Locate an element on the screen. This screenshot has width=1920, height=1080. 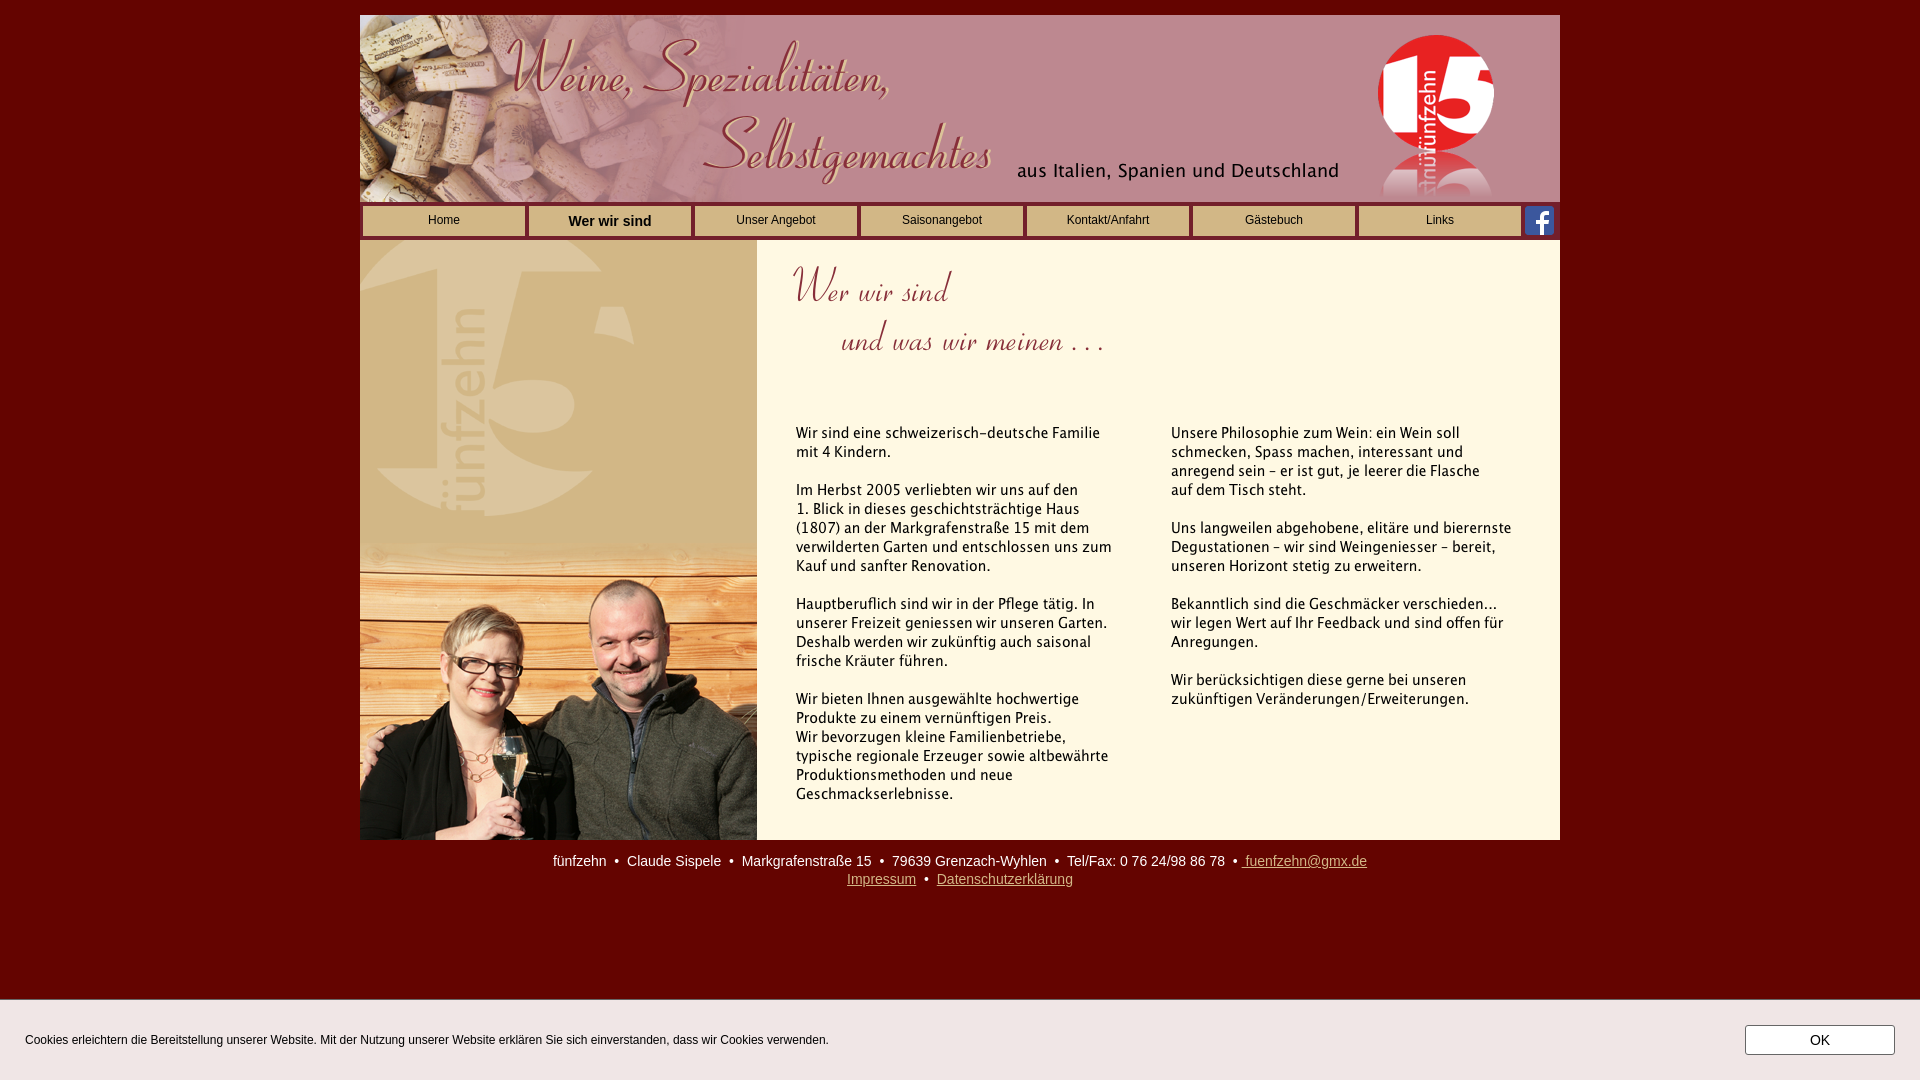
'Links' is located at coordinates (1358, 220).